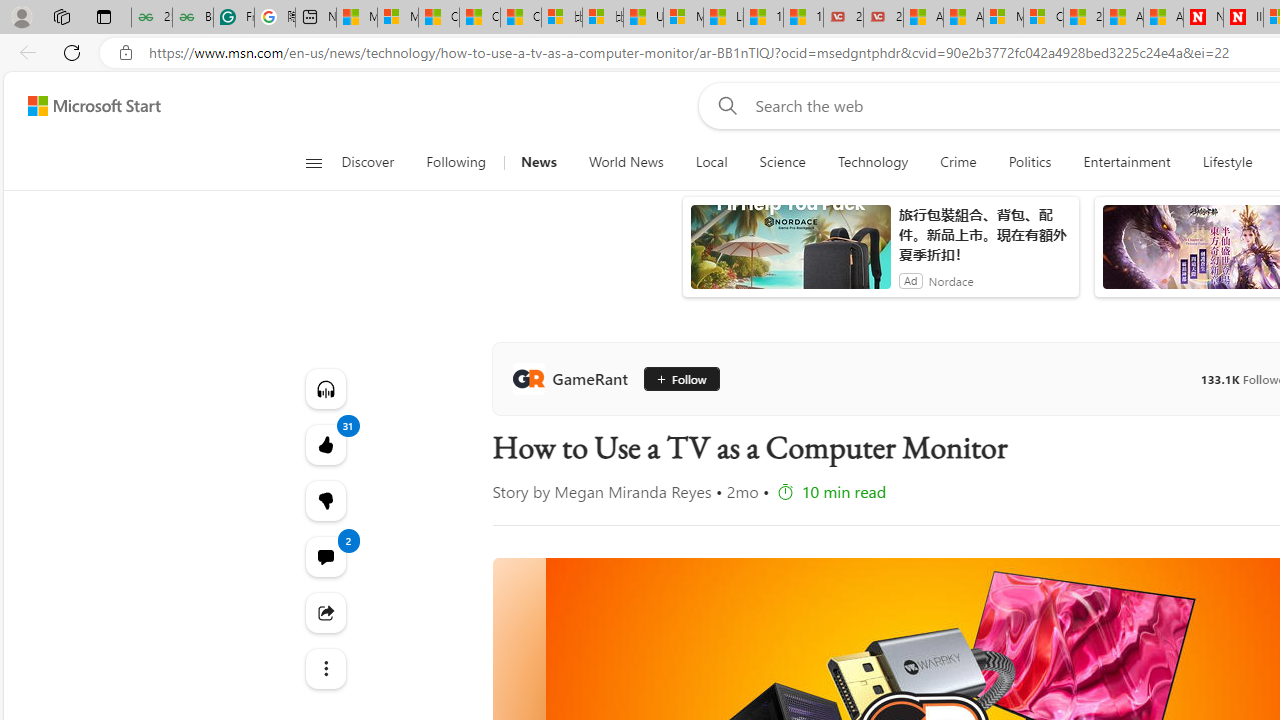 The image size is (1280, 720). I want to click on 'View comments 2 Comment', so click(325, 556).